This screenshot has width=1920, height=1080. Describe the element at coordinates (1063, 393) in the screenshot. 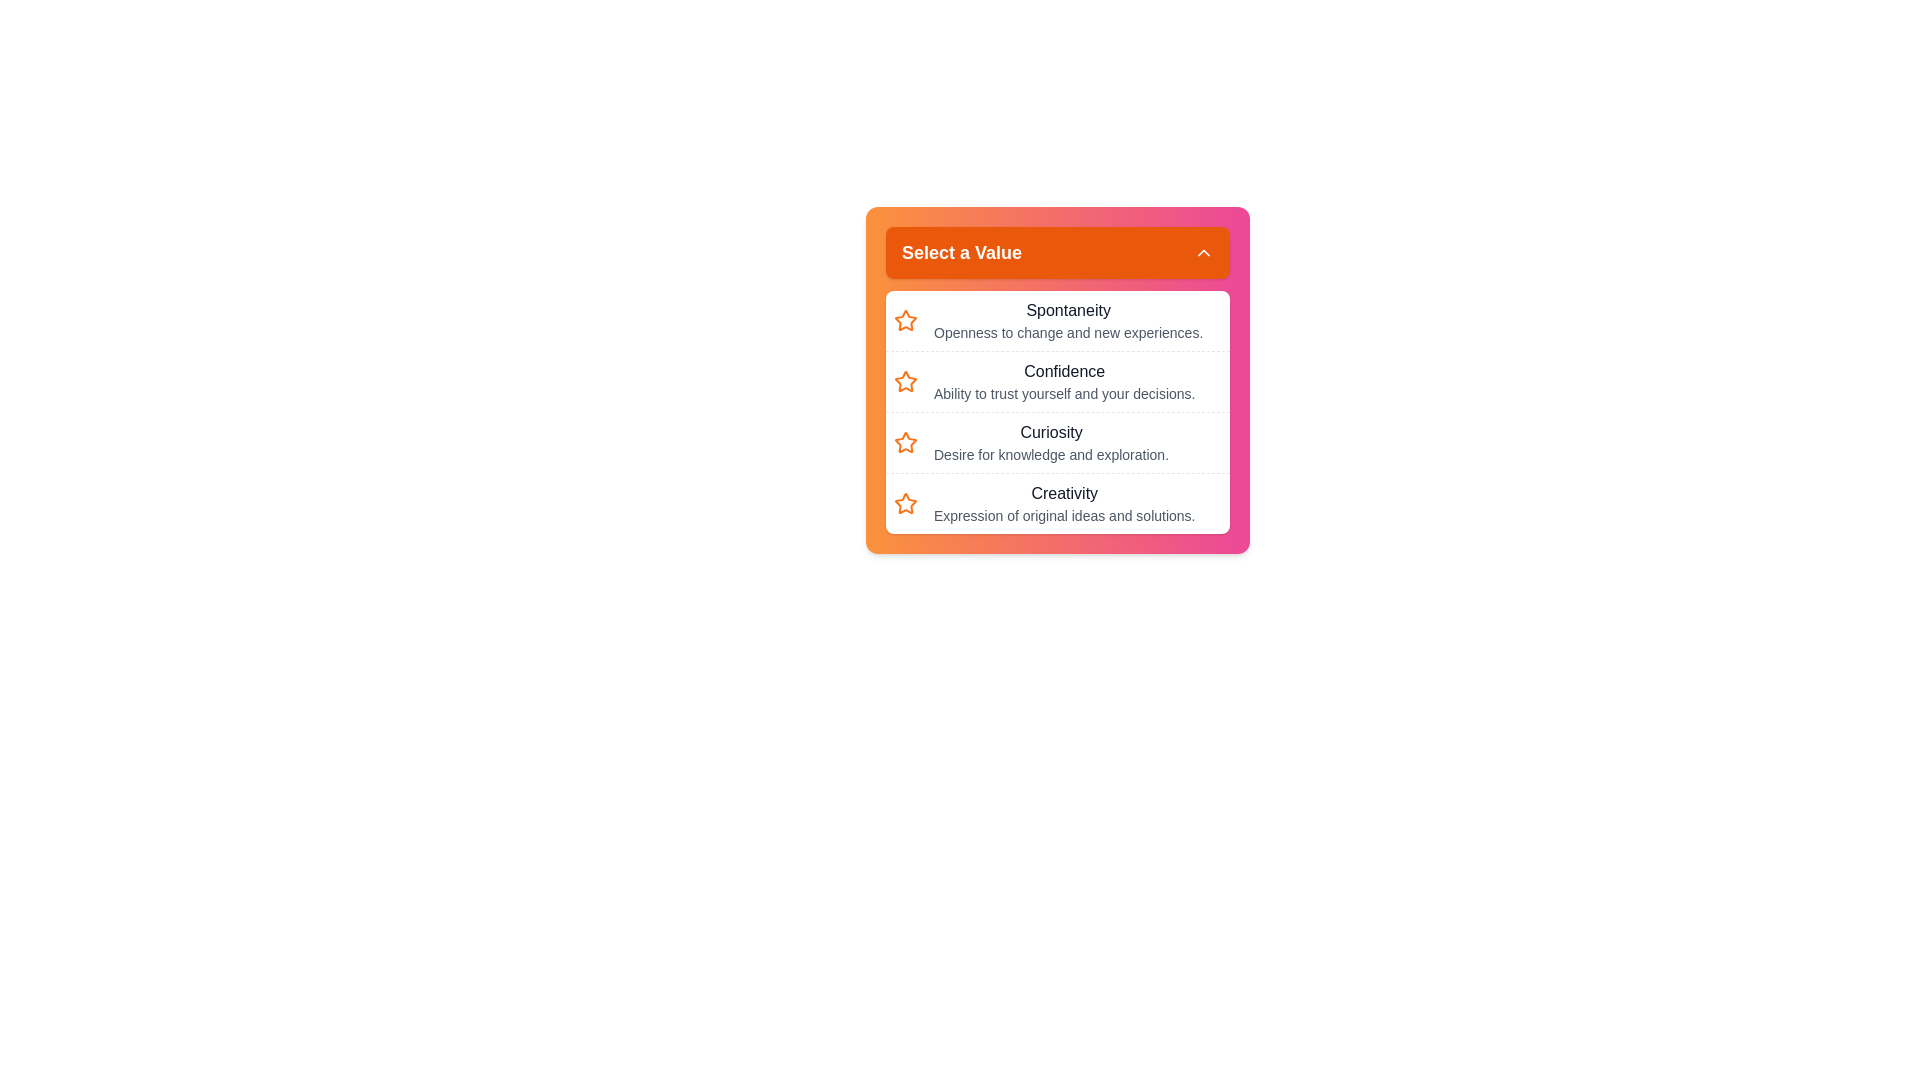

I see `the explanatory text in smaller gray font located below the 'Confidence' heading in the dropdown list` at that location.